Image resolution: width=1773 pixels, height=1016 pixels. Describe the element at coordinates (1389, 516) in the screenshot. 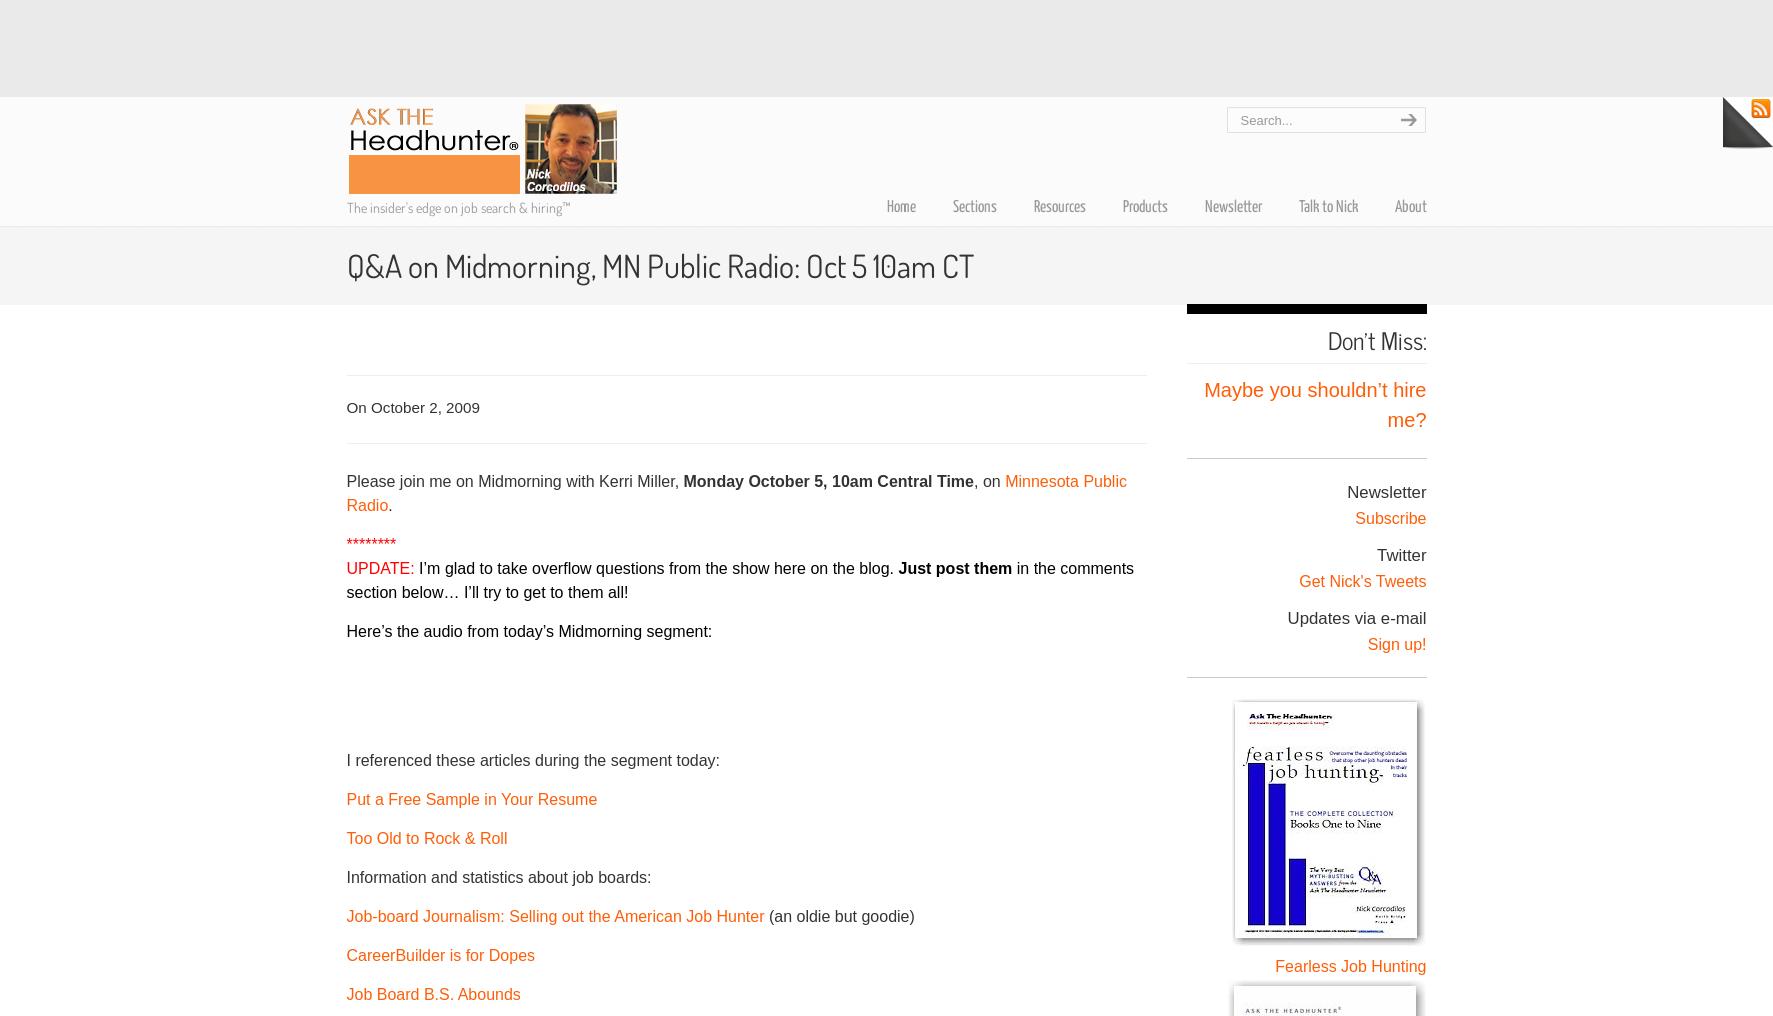

I see `'Subscribe'` at that location.